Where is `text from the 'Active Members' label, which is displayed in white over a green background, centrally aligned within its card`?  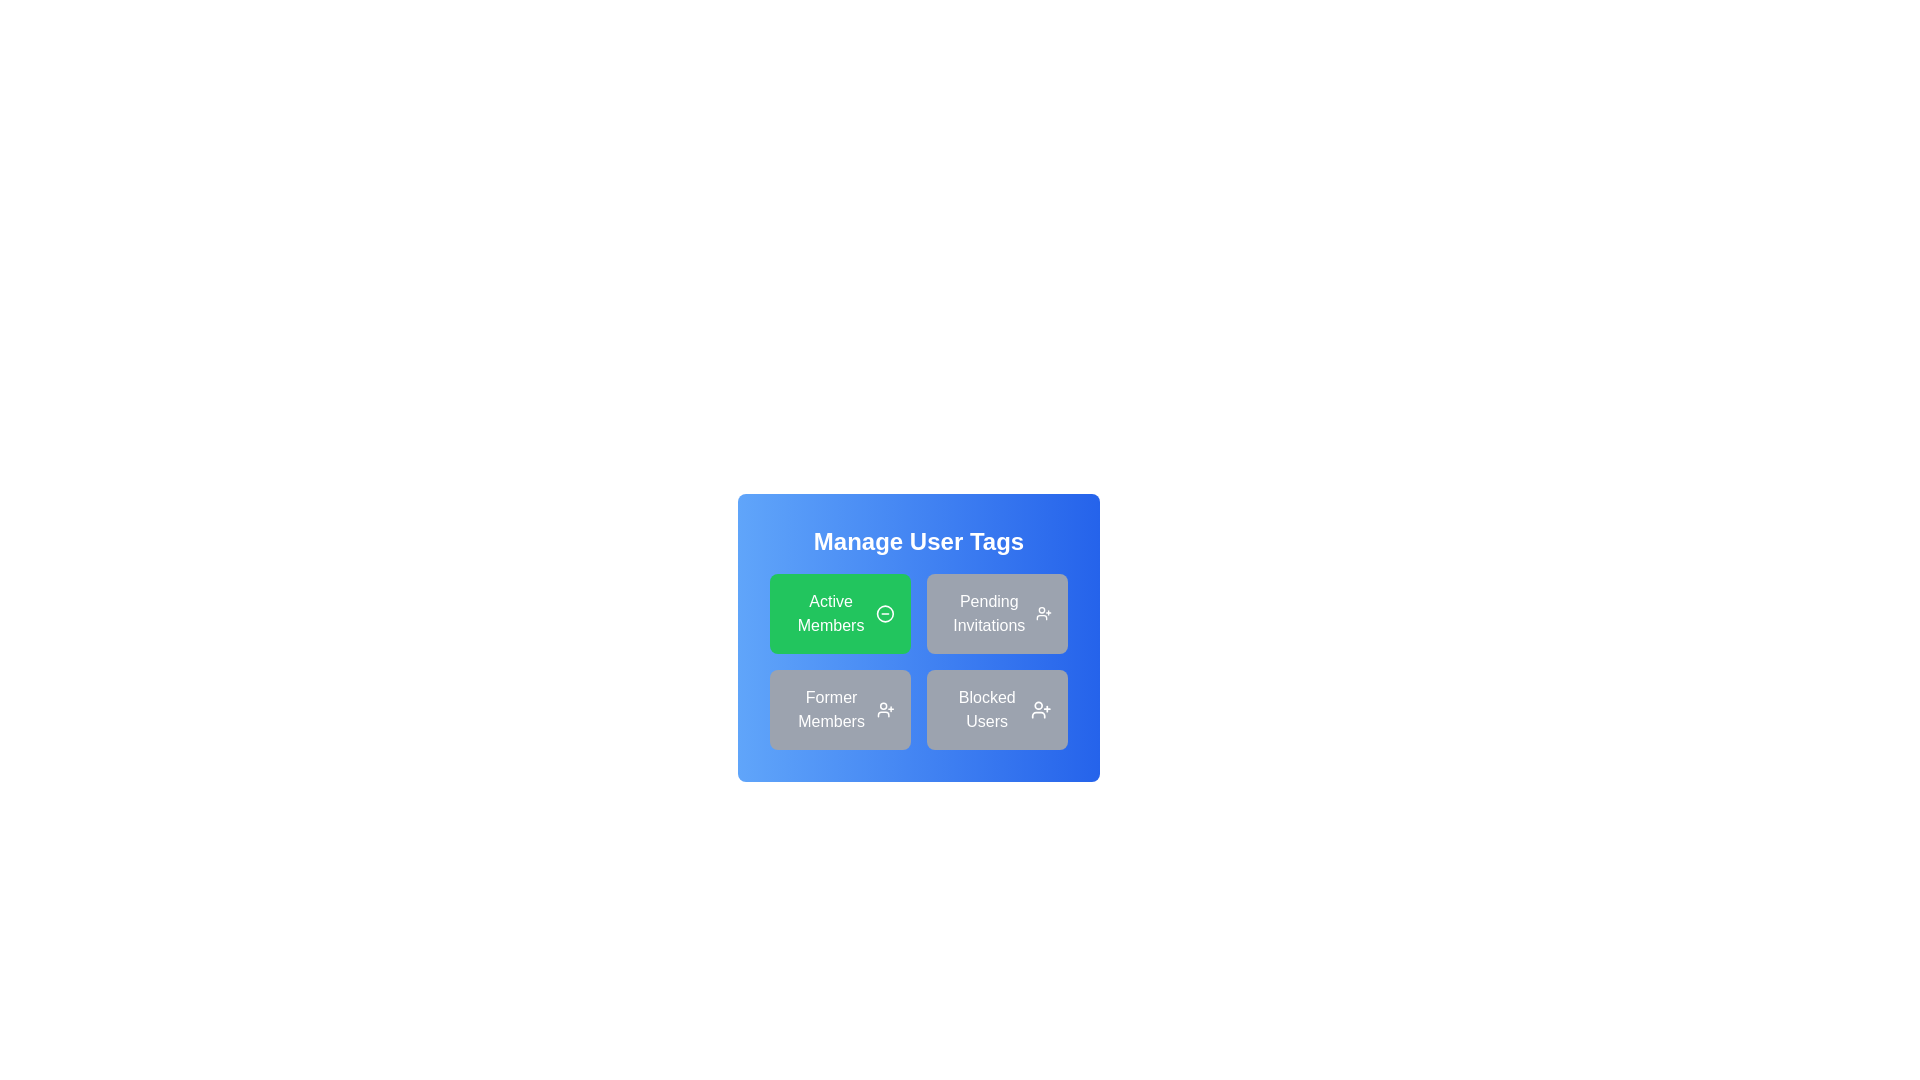
text from the 'Active Members' label, which is displayed in white over a green background, centrally aligned within its card is located at coordinates (830, 612).